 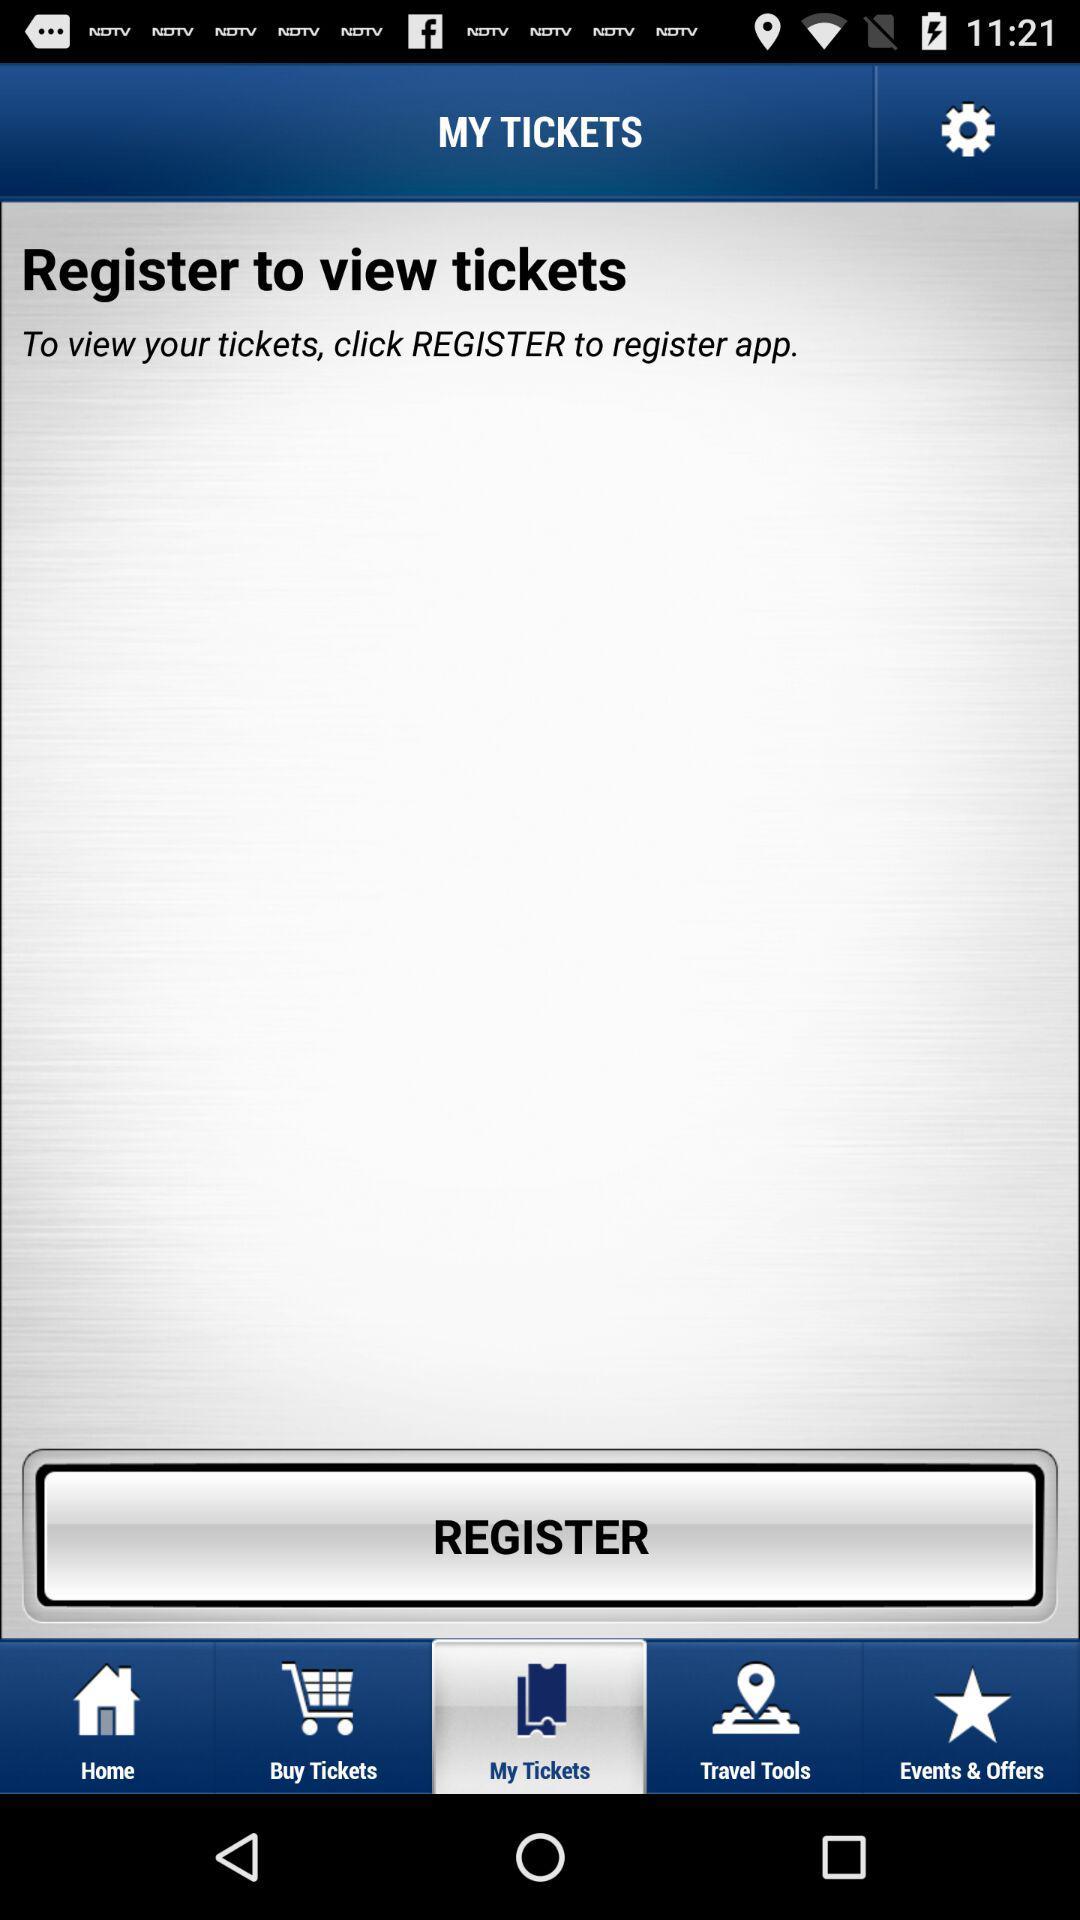 What do you see at coordinates (964, 129) in the screenshot?
I see `the item to the right of the my tickets` at bounding box center [964, 129].